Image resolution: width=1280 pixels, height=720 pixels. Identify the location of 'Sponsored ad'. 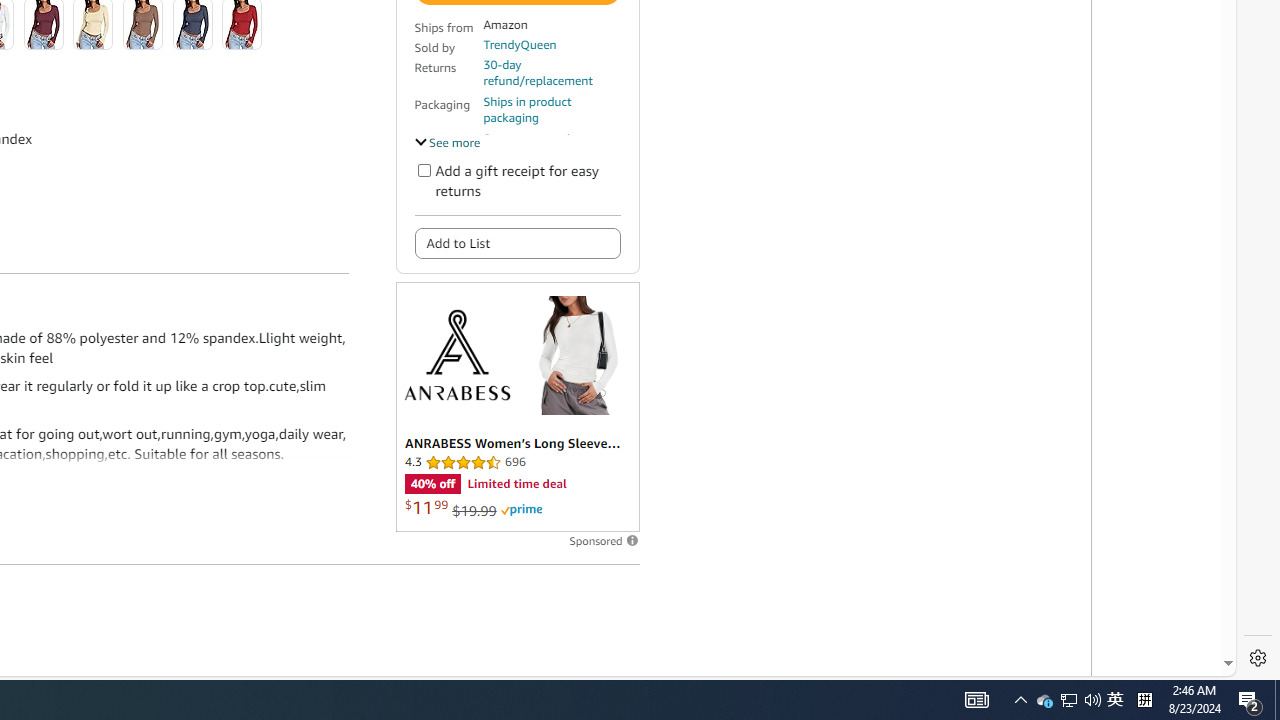
(517, 406).